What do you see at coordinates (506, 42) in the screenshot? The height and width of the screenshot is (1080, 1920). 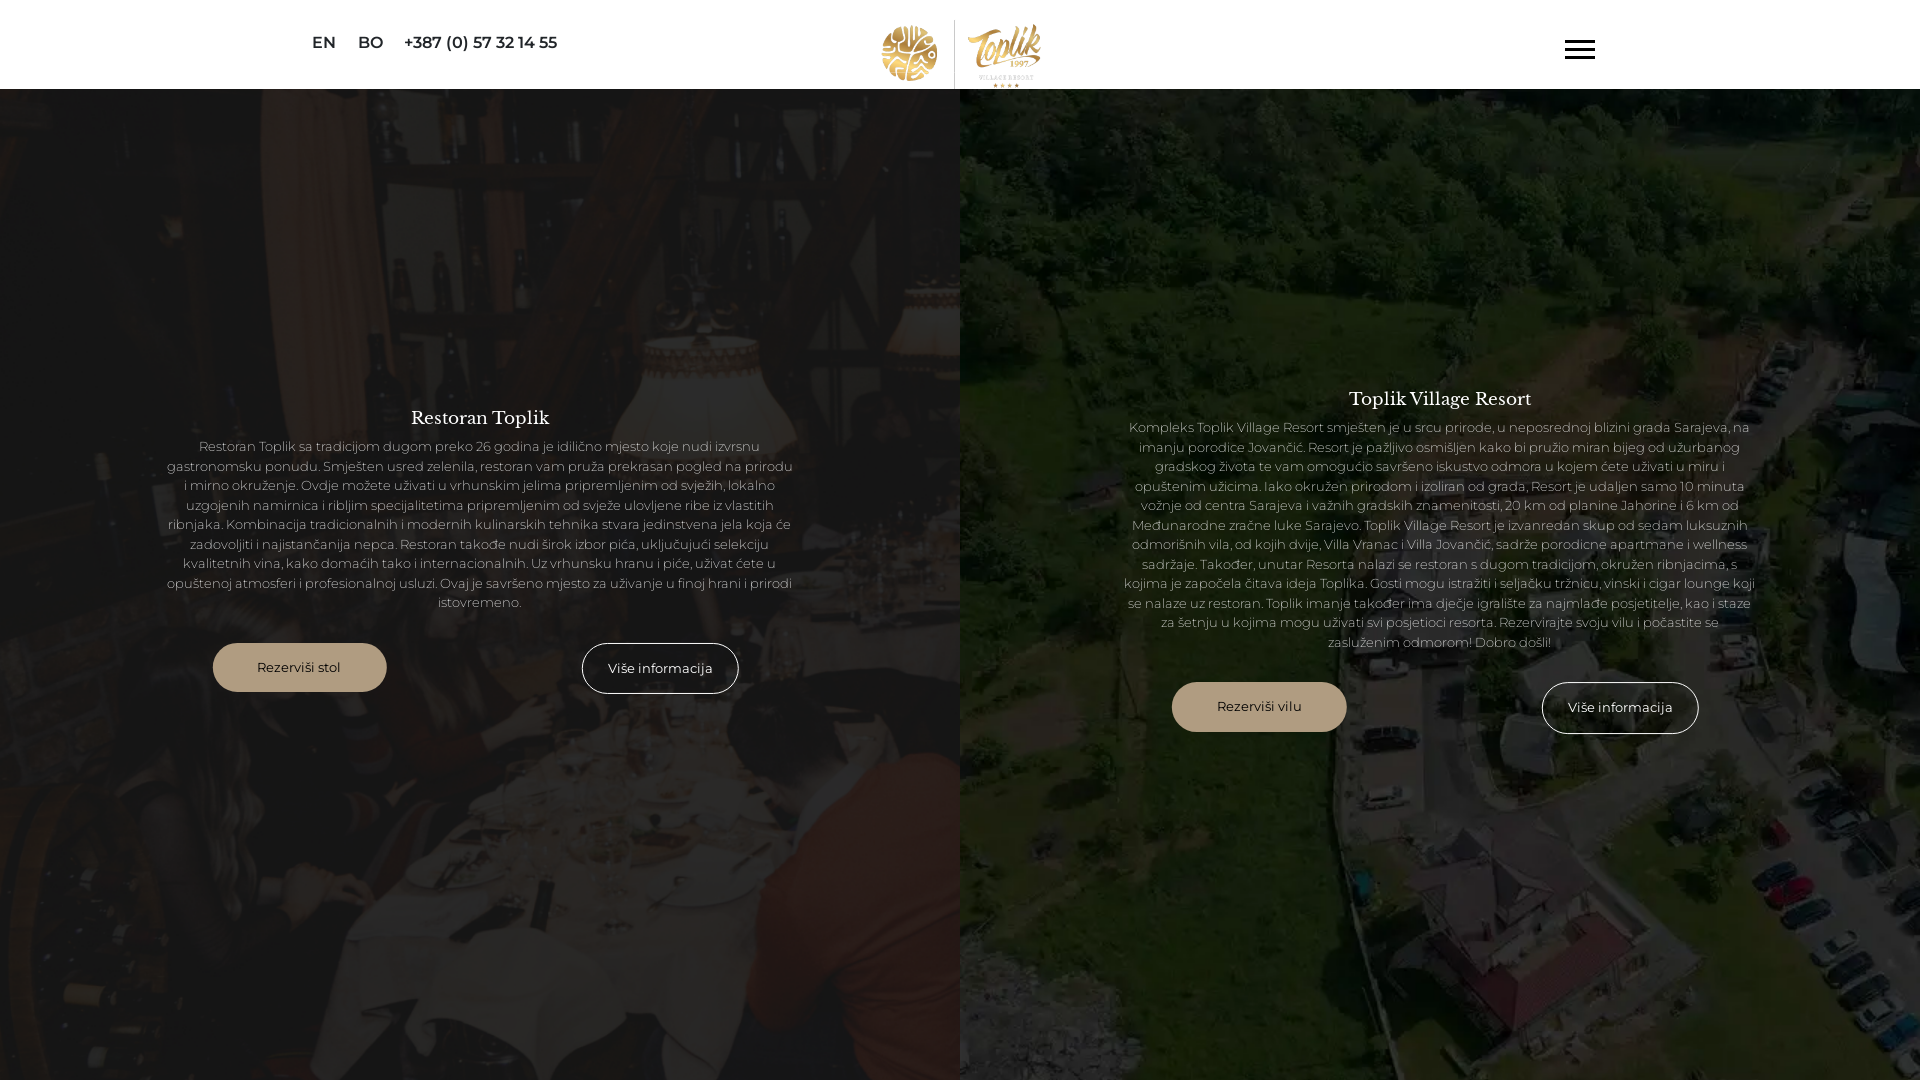 I see `'+387 (0) 57 32 14 55'` at bounding box center [506, 42].